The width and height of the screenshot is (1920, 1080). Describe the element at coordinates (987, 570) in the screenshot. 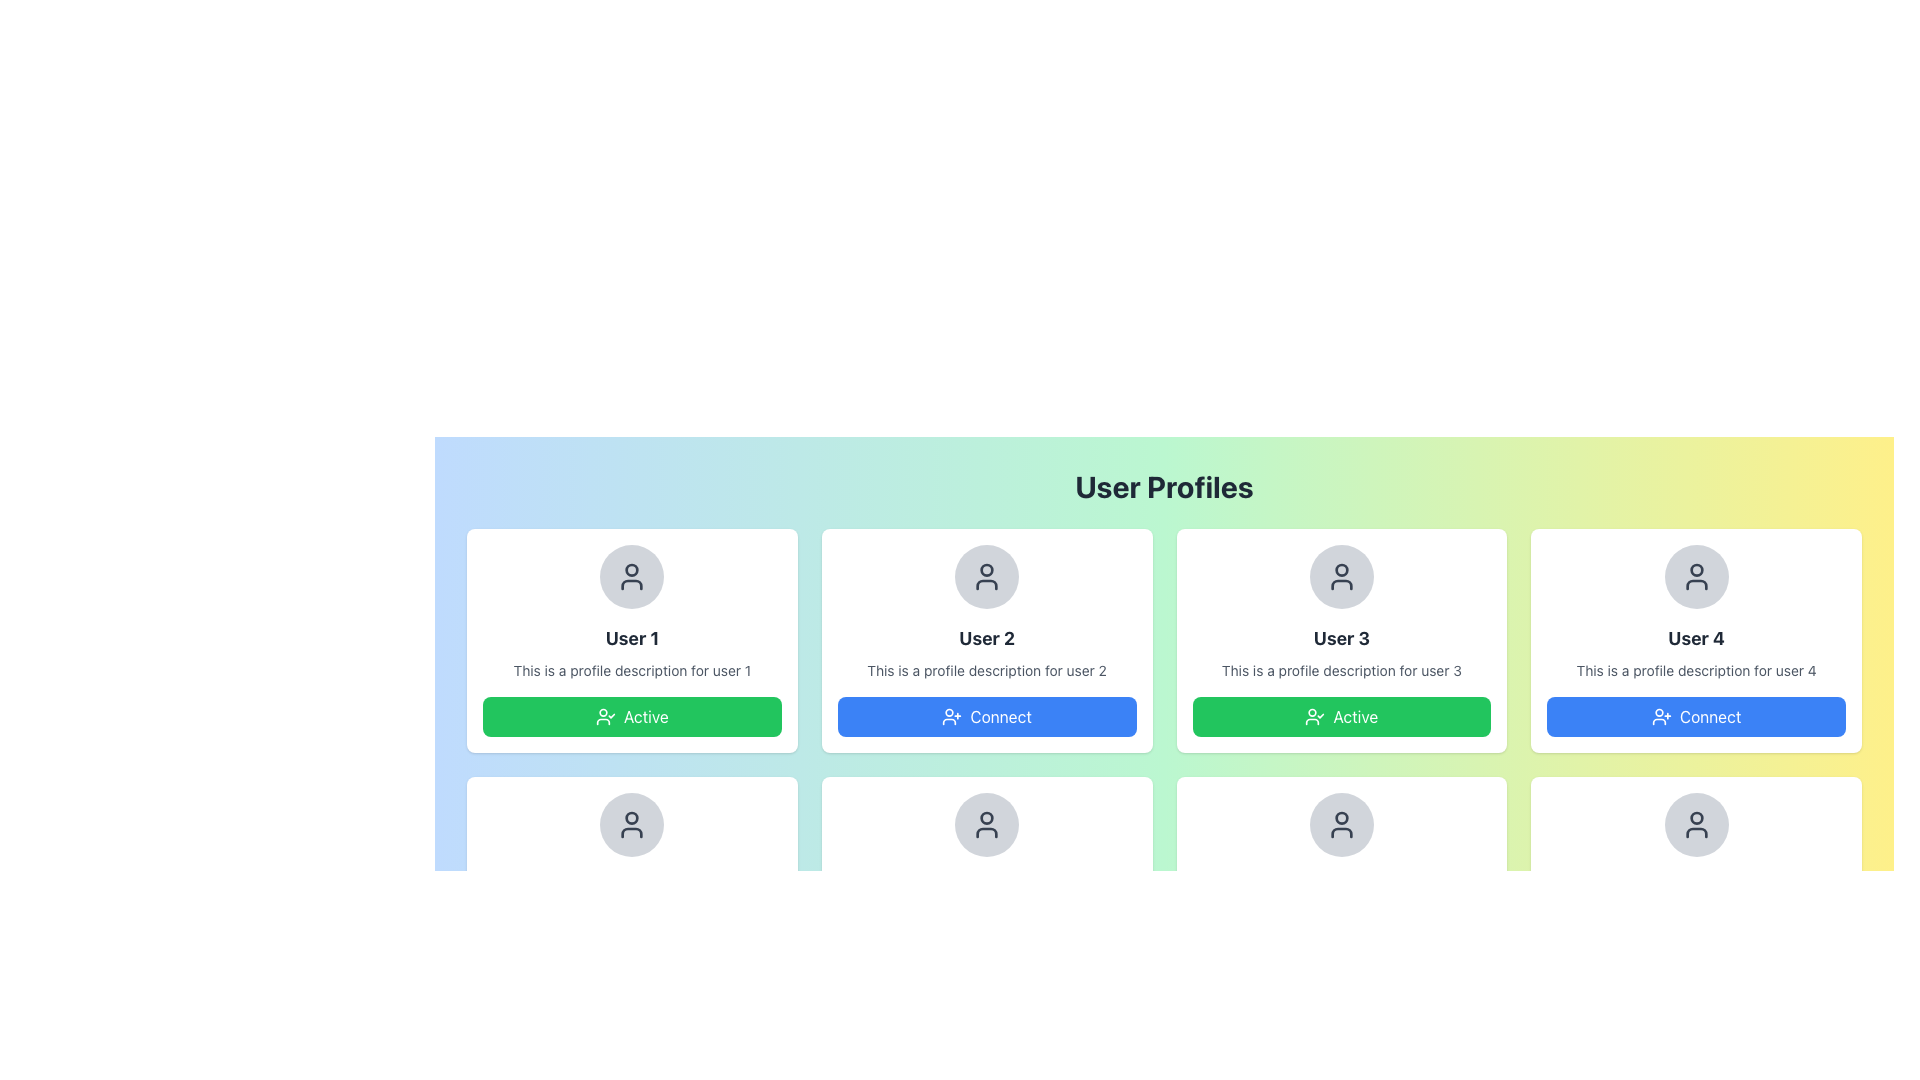

I see `the circular dot within the profile icon of 'User 2' in the user profile grid` at that location.